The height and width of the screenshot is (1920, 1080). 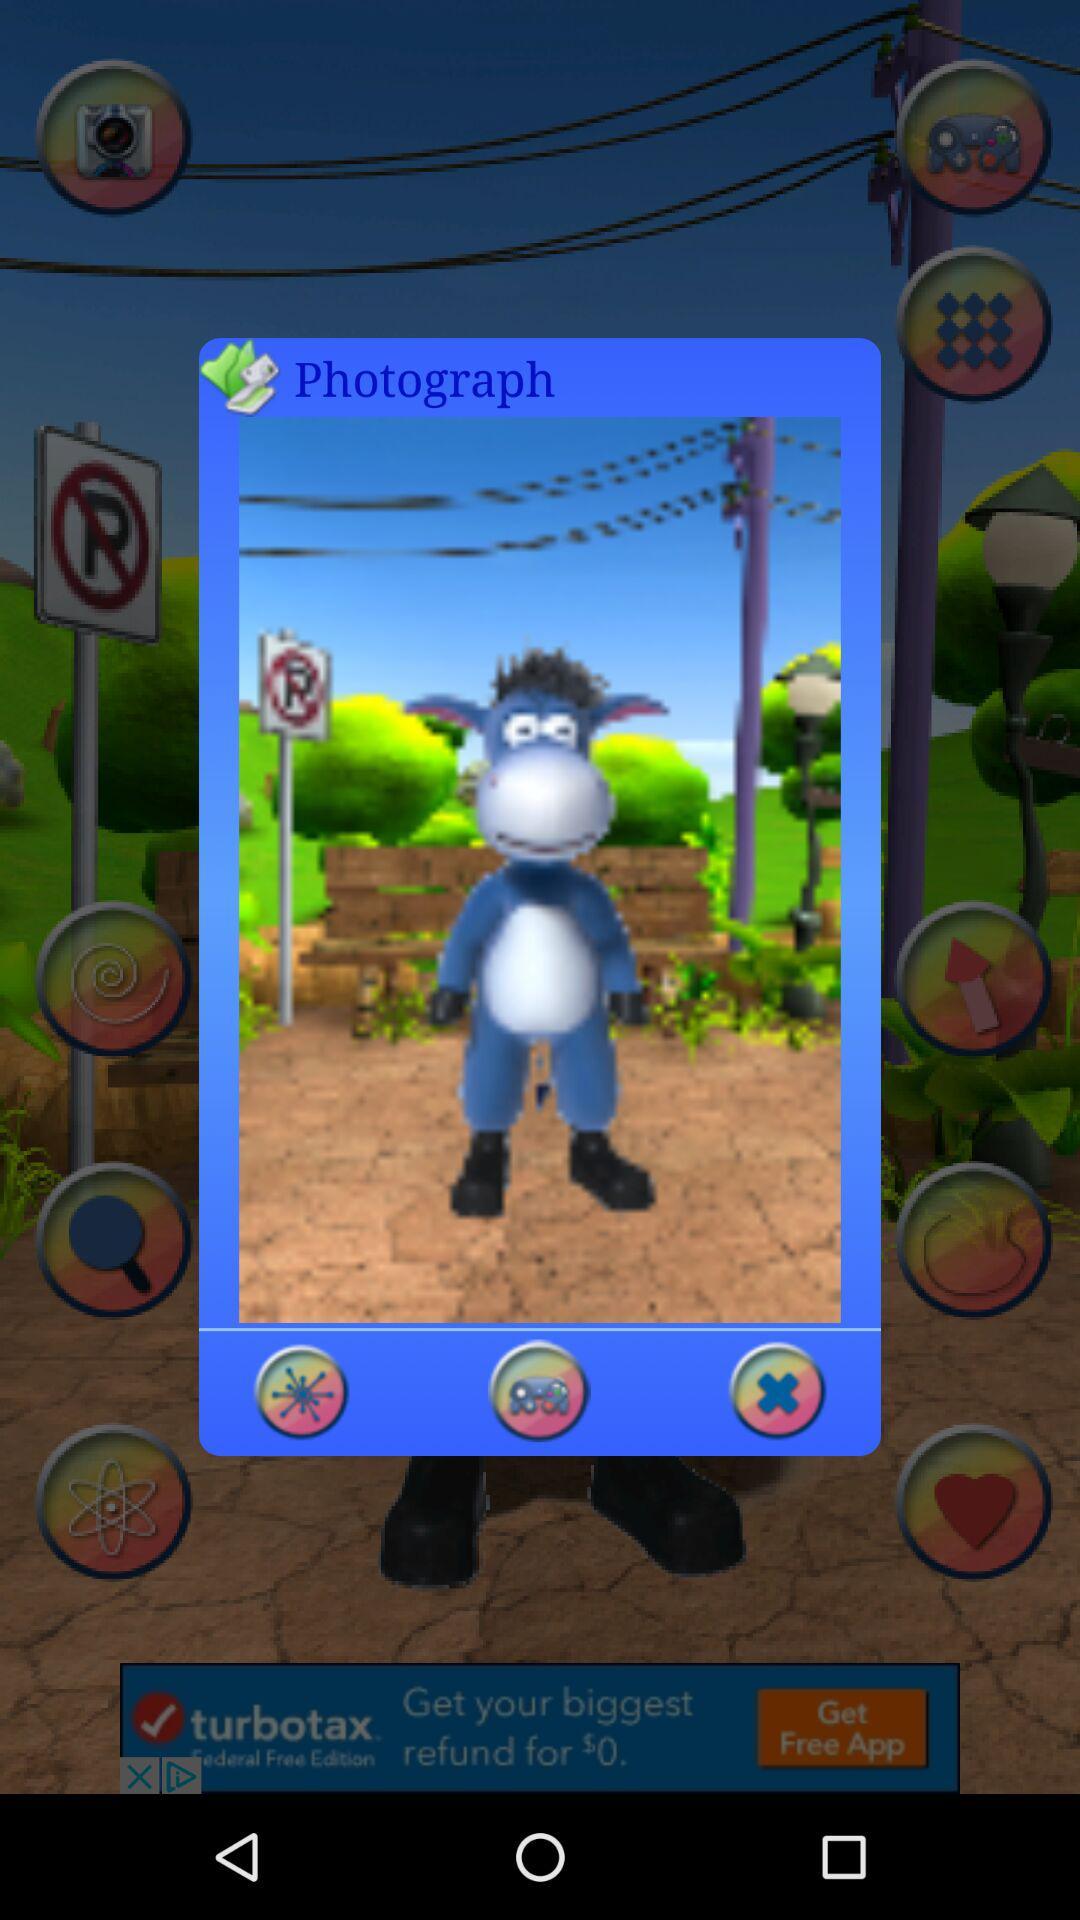 What do you see at coordinates (776, 1389) in the screenshot?
I see `icon at the bottom right corner` at bounding box center [776, 1389].